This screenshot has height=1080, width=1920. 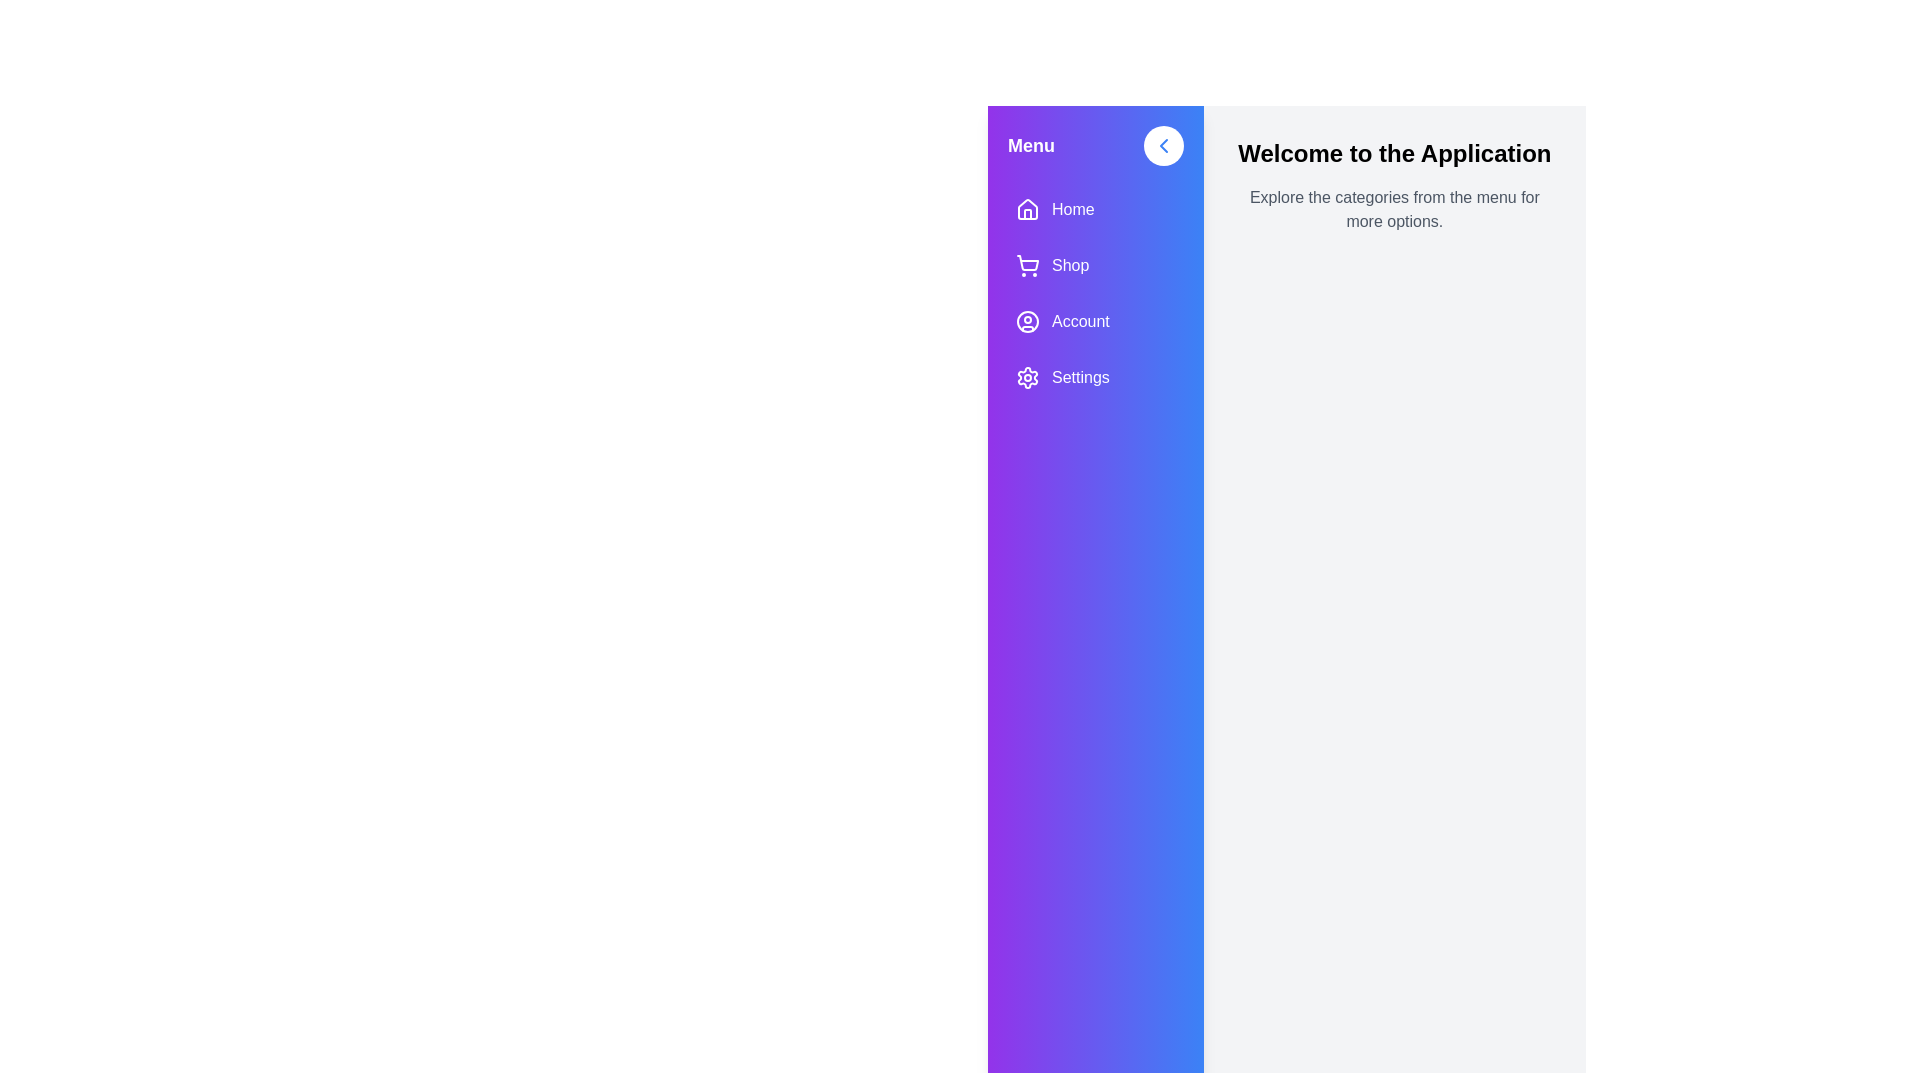 I want to click on the 'Home' menu text label in the sidebar, which serves as a navigation point to the home section of the application, so click(x=1072, y=209).